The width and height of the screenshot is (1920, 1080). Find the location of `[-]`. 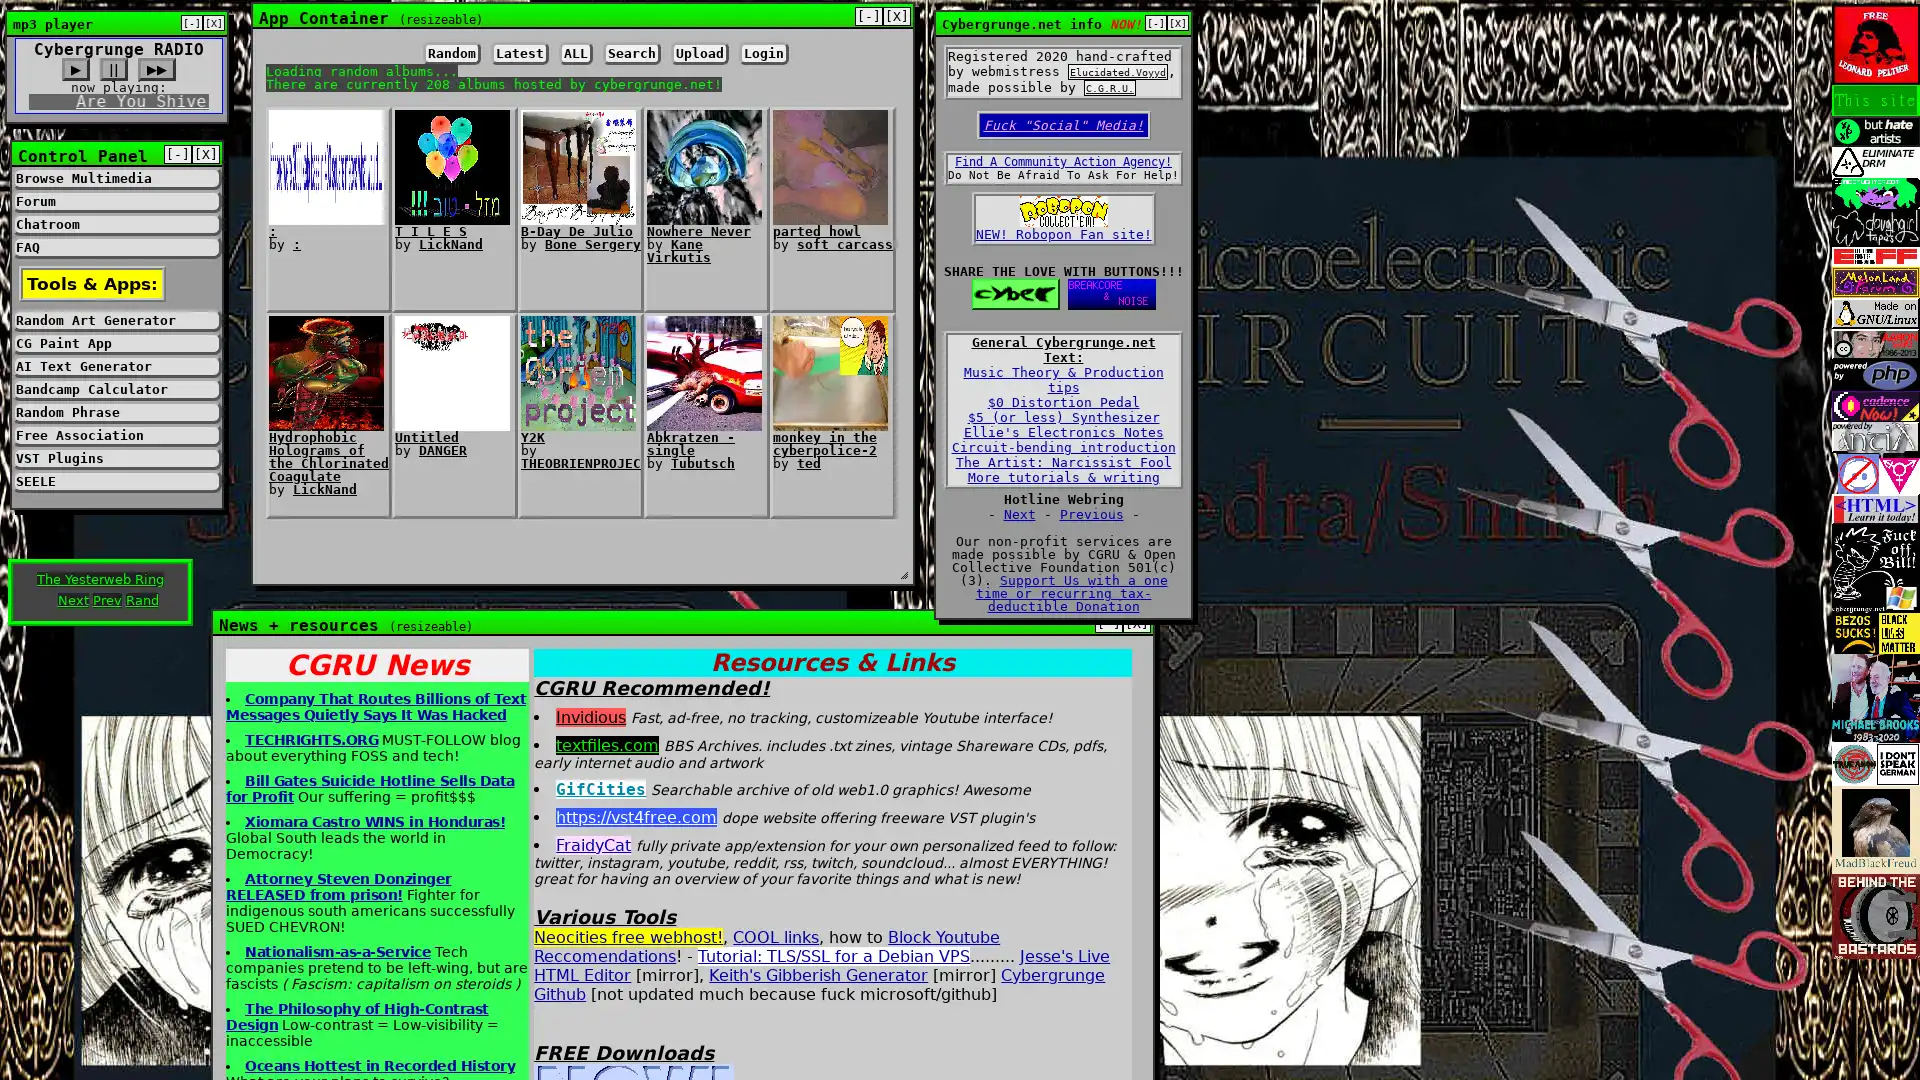

[-] is located at coordinates (868, 16).